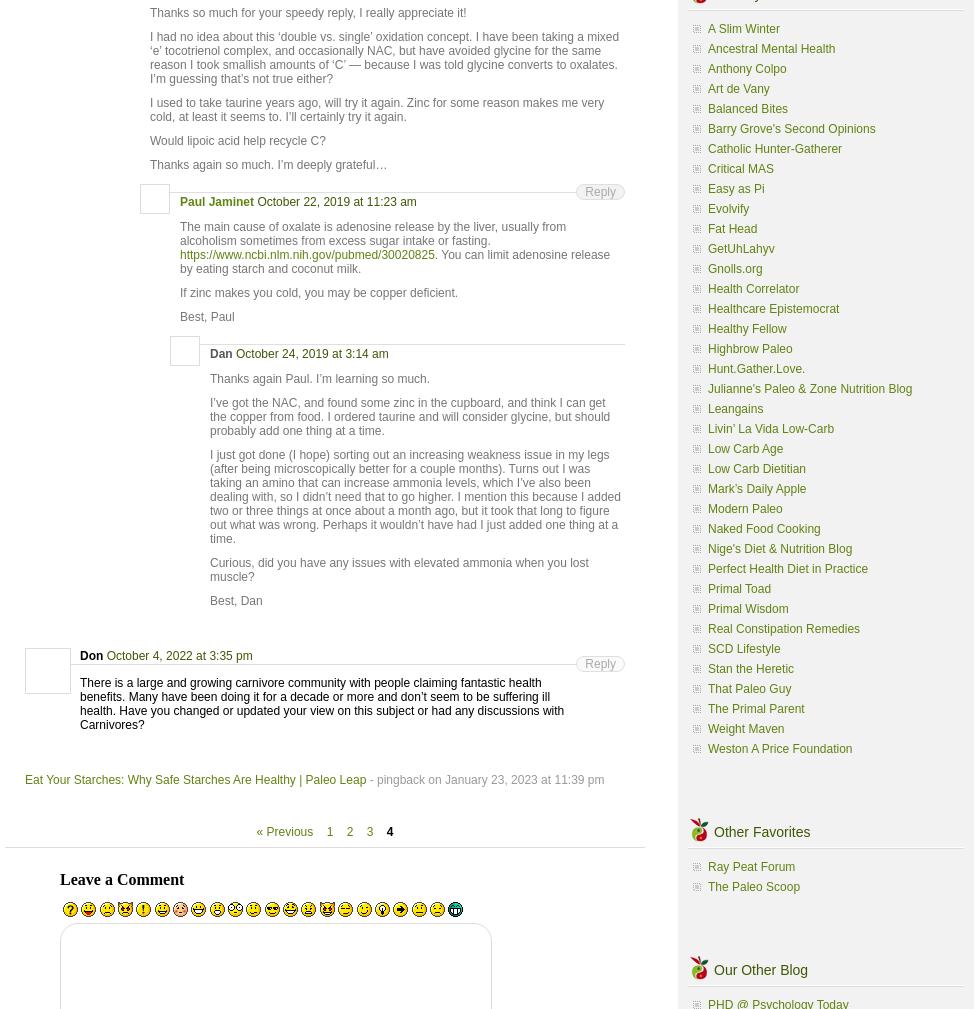 The image size is (980, 1009). I want to click on '. You can limit adenosine release by eating starch and coconut milk.', so click(395, 261).